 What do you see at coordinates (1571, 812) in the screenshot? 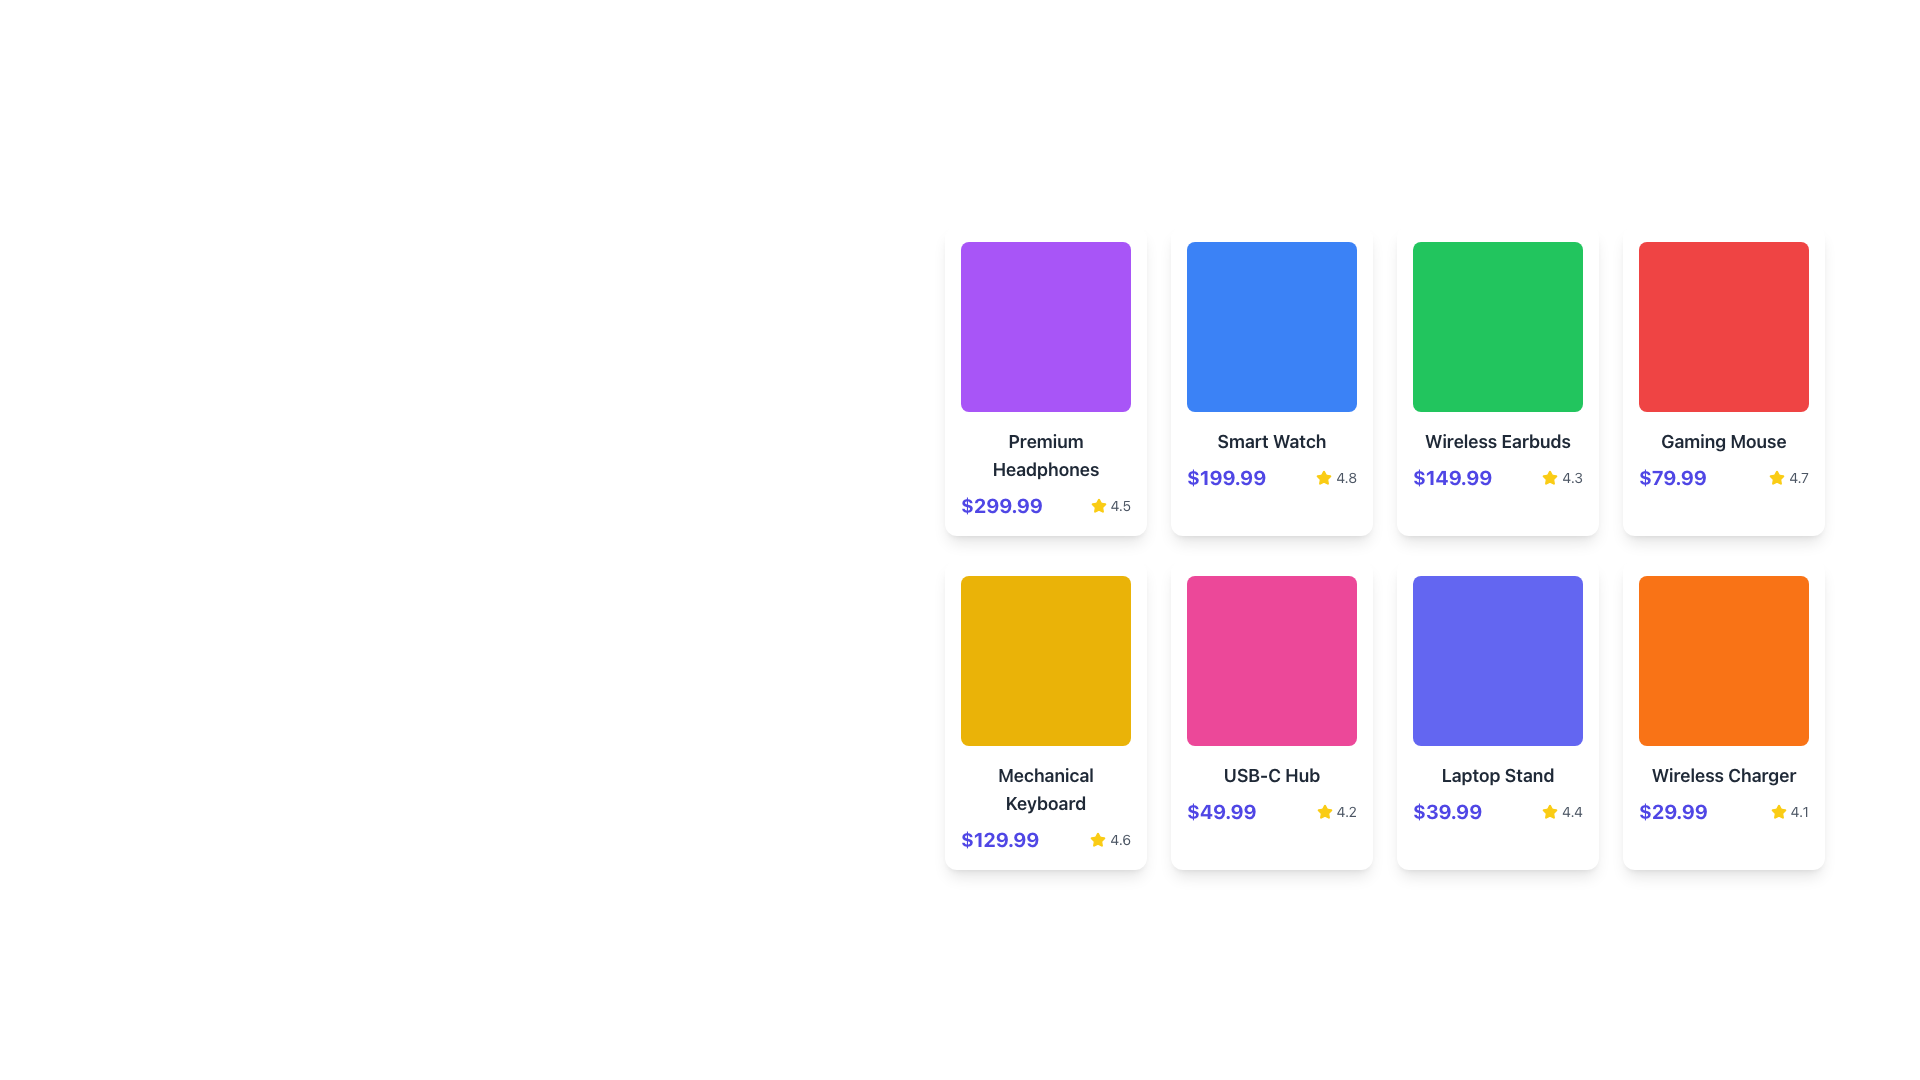
I see `value displayed in the text label showing '4.4', which is located immediately to the right of the yellow star icon in the rating display section of the 'Laptop Stand' product card` at bounding box center [1571, 812].